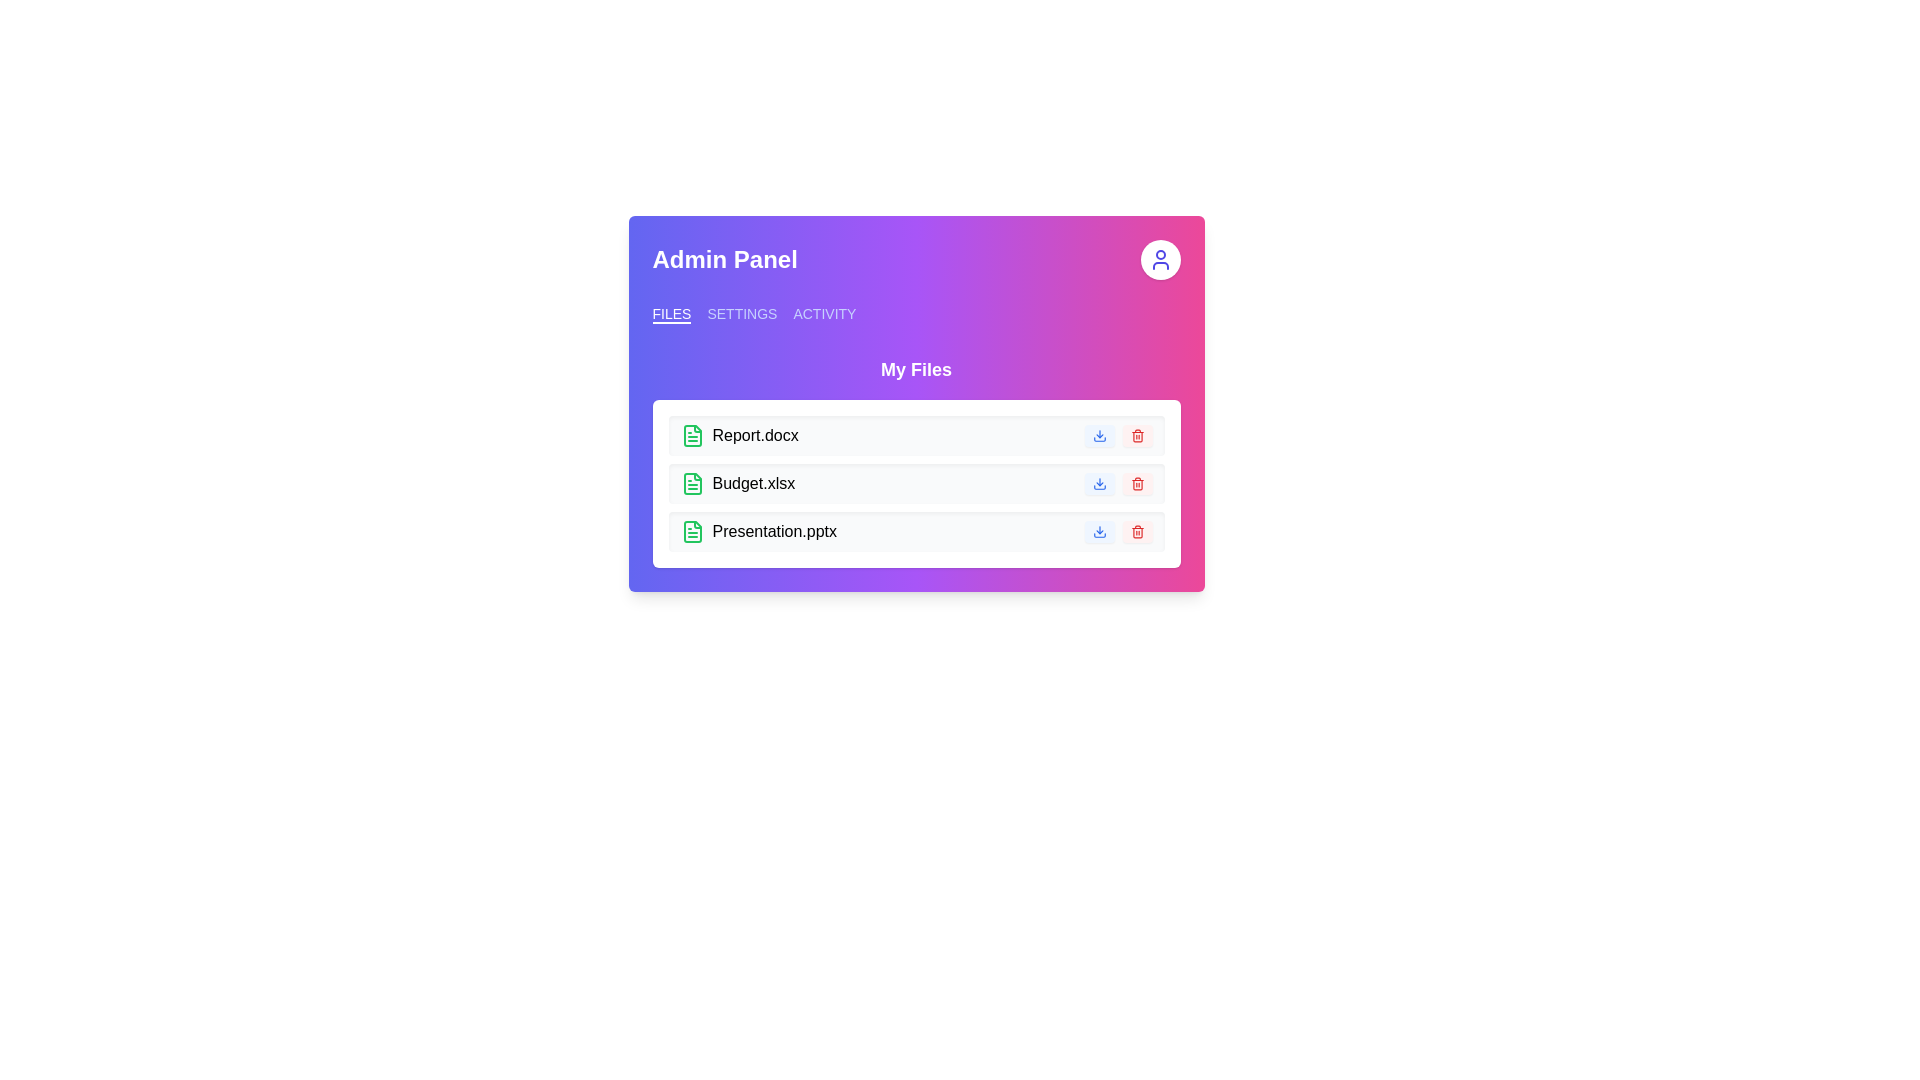  I want to click on the File preview item labeled 'Presentation.pptx', so click(915, 531).